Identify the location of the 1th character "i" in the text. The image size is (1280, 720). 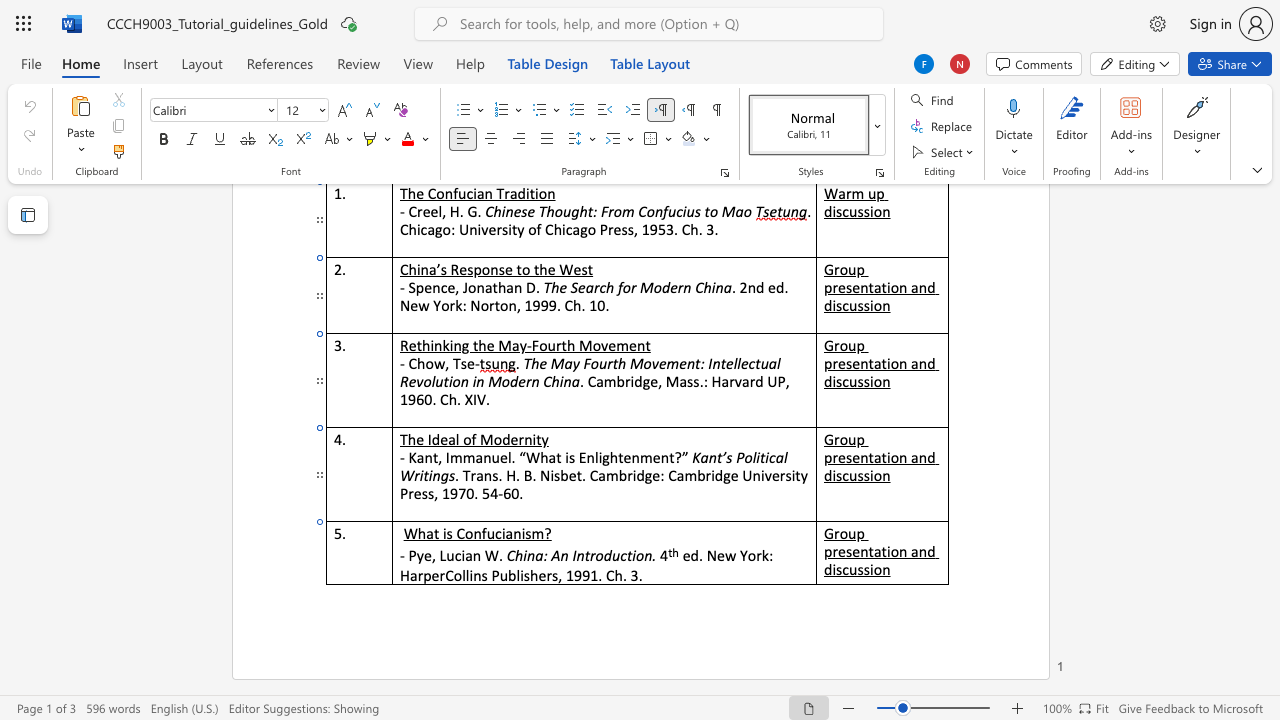
(887, 457).